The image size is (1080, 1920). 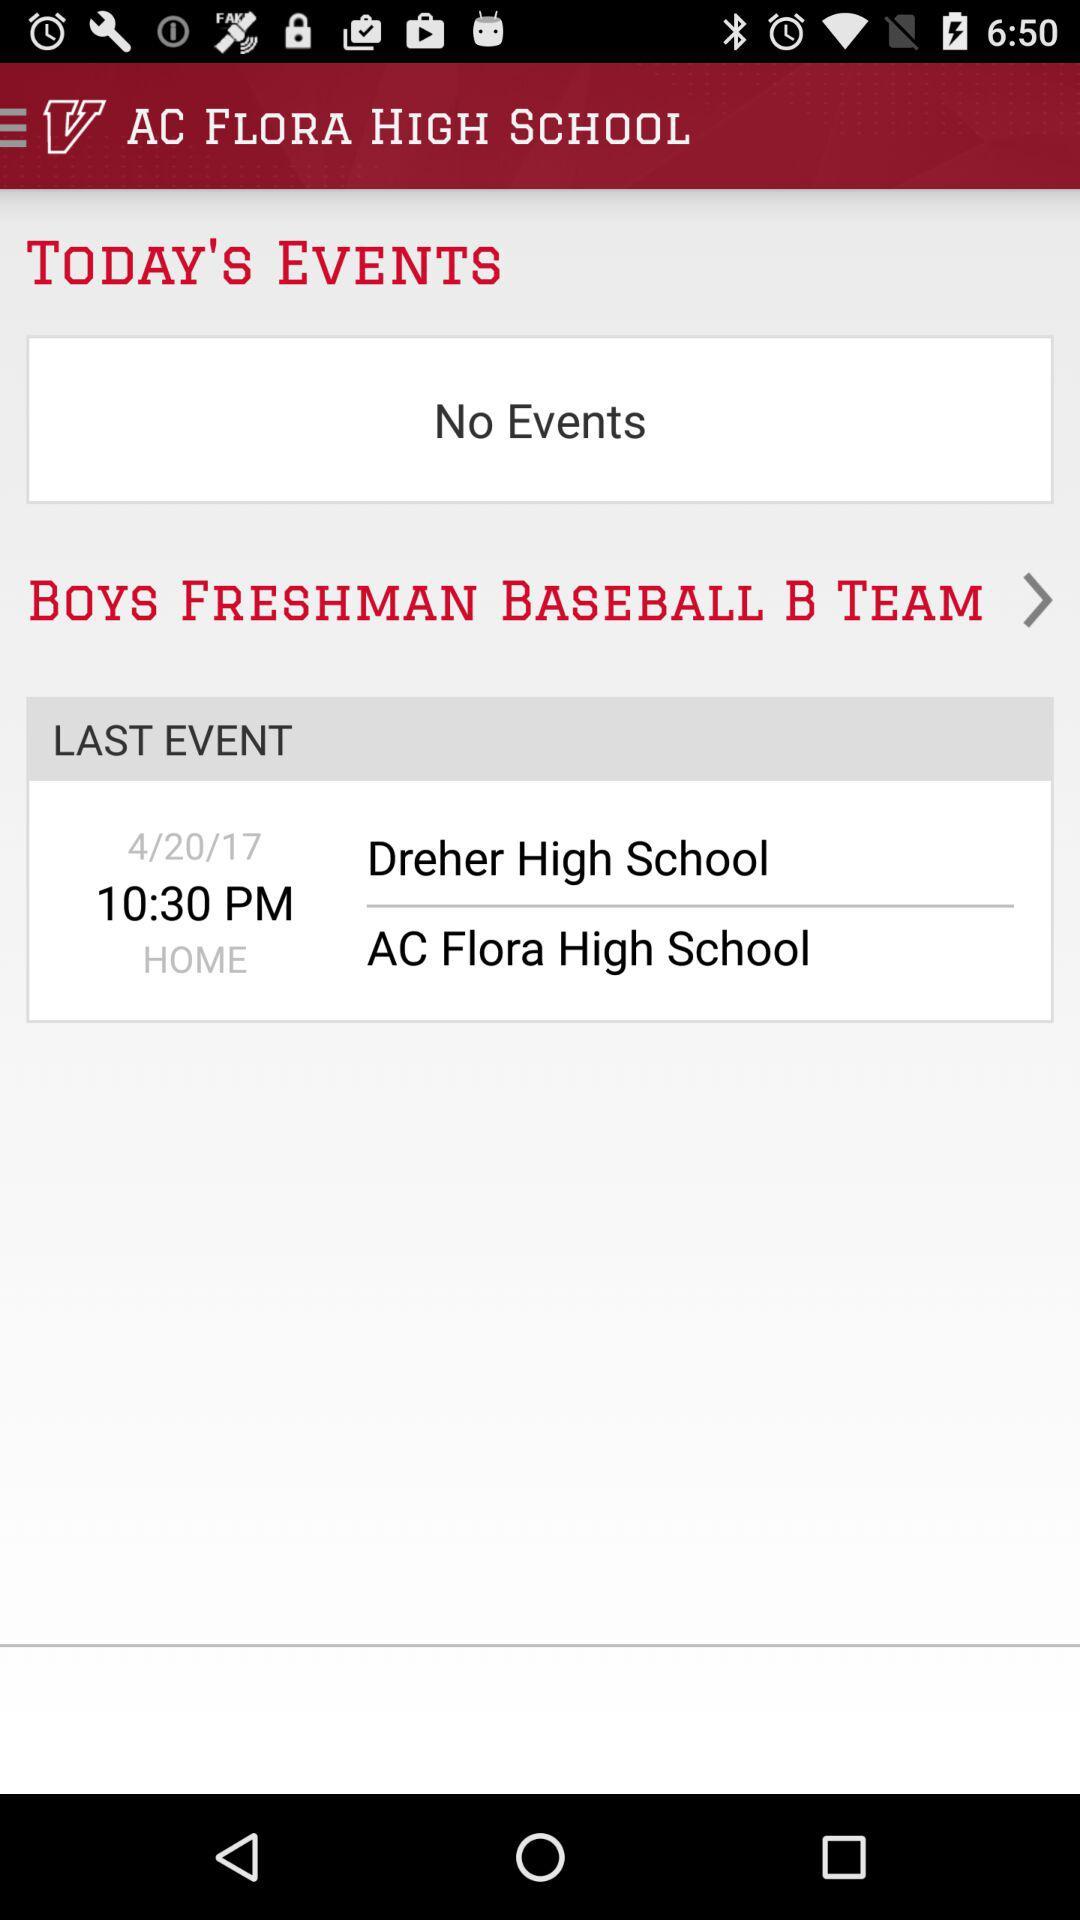 What do you see at coordinates (540, 737) in the screenshot?
I see `last event icon` at bounding box center [540, 737].